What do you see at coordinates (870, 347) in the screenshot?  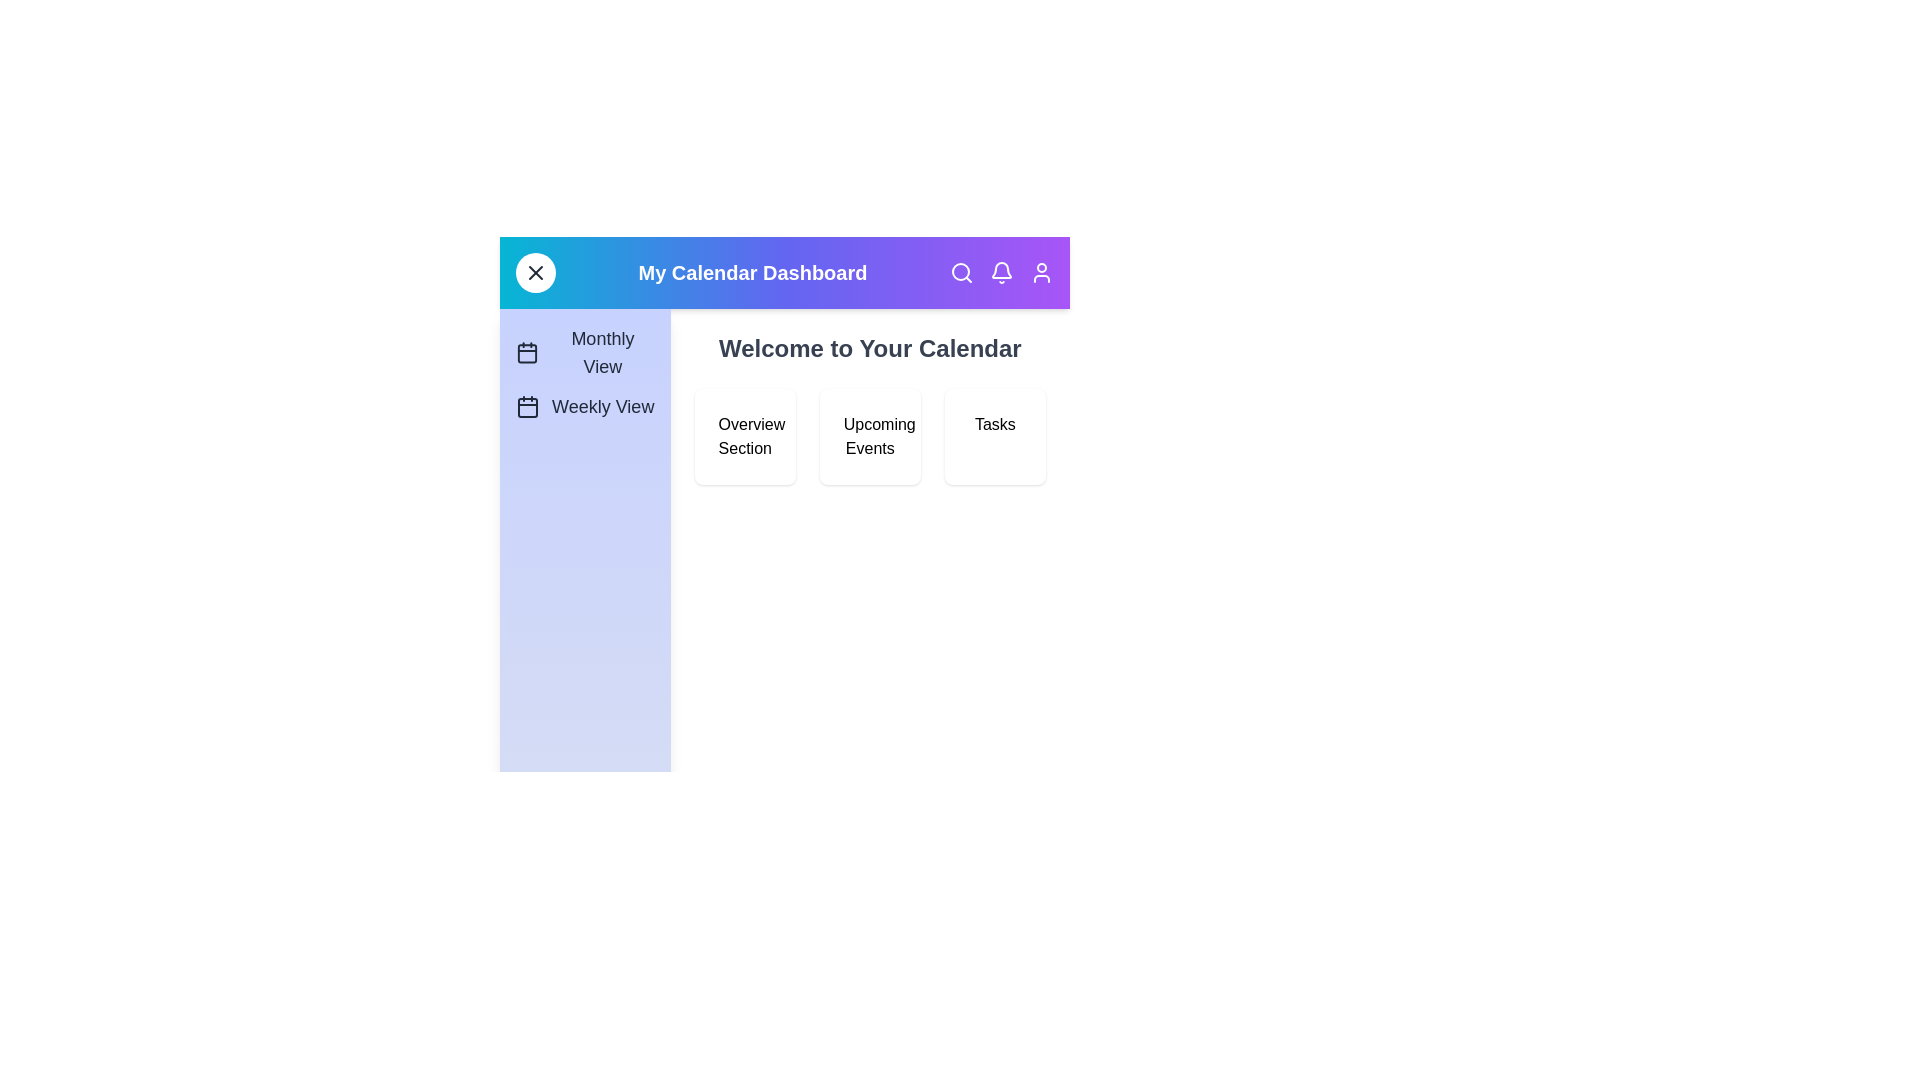 I see `the welcome header text at the top of the calendar interface, which indicates the purpose of the application` at bounding box center [870, 347].